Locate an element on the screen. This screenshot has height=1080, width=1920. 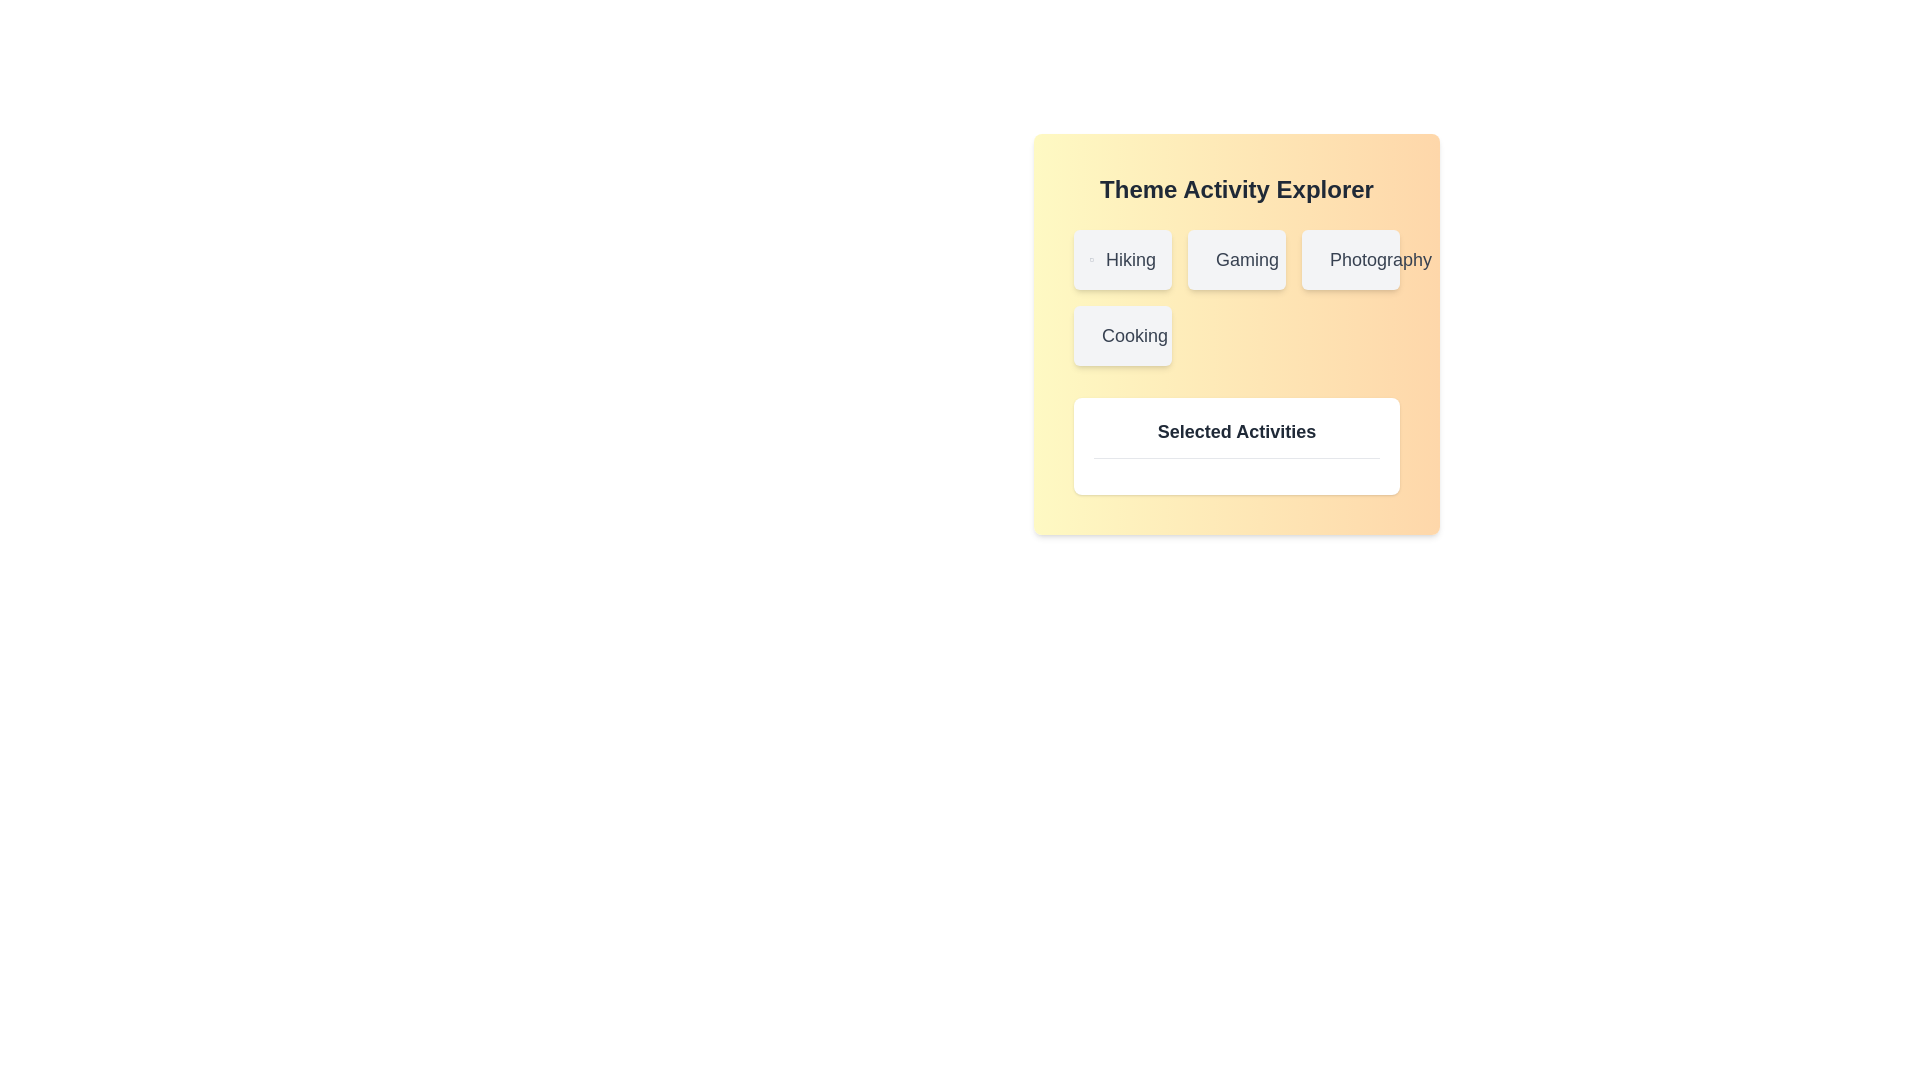
text from the heading labeled 'Theme Activity Explorer', which is styled as bold and large dark gray text at the top-center of the section is located at coordinates (1236, 189).